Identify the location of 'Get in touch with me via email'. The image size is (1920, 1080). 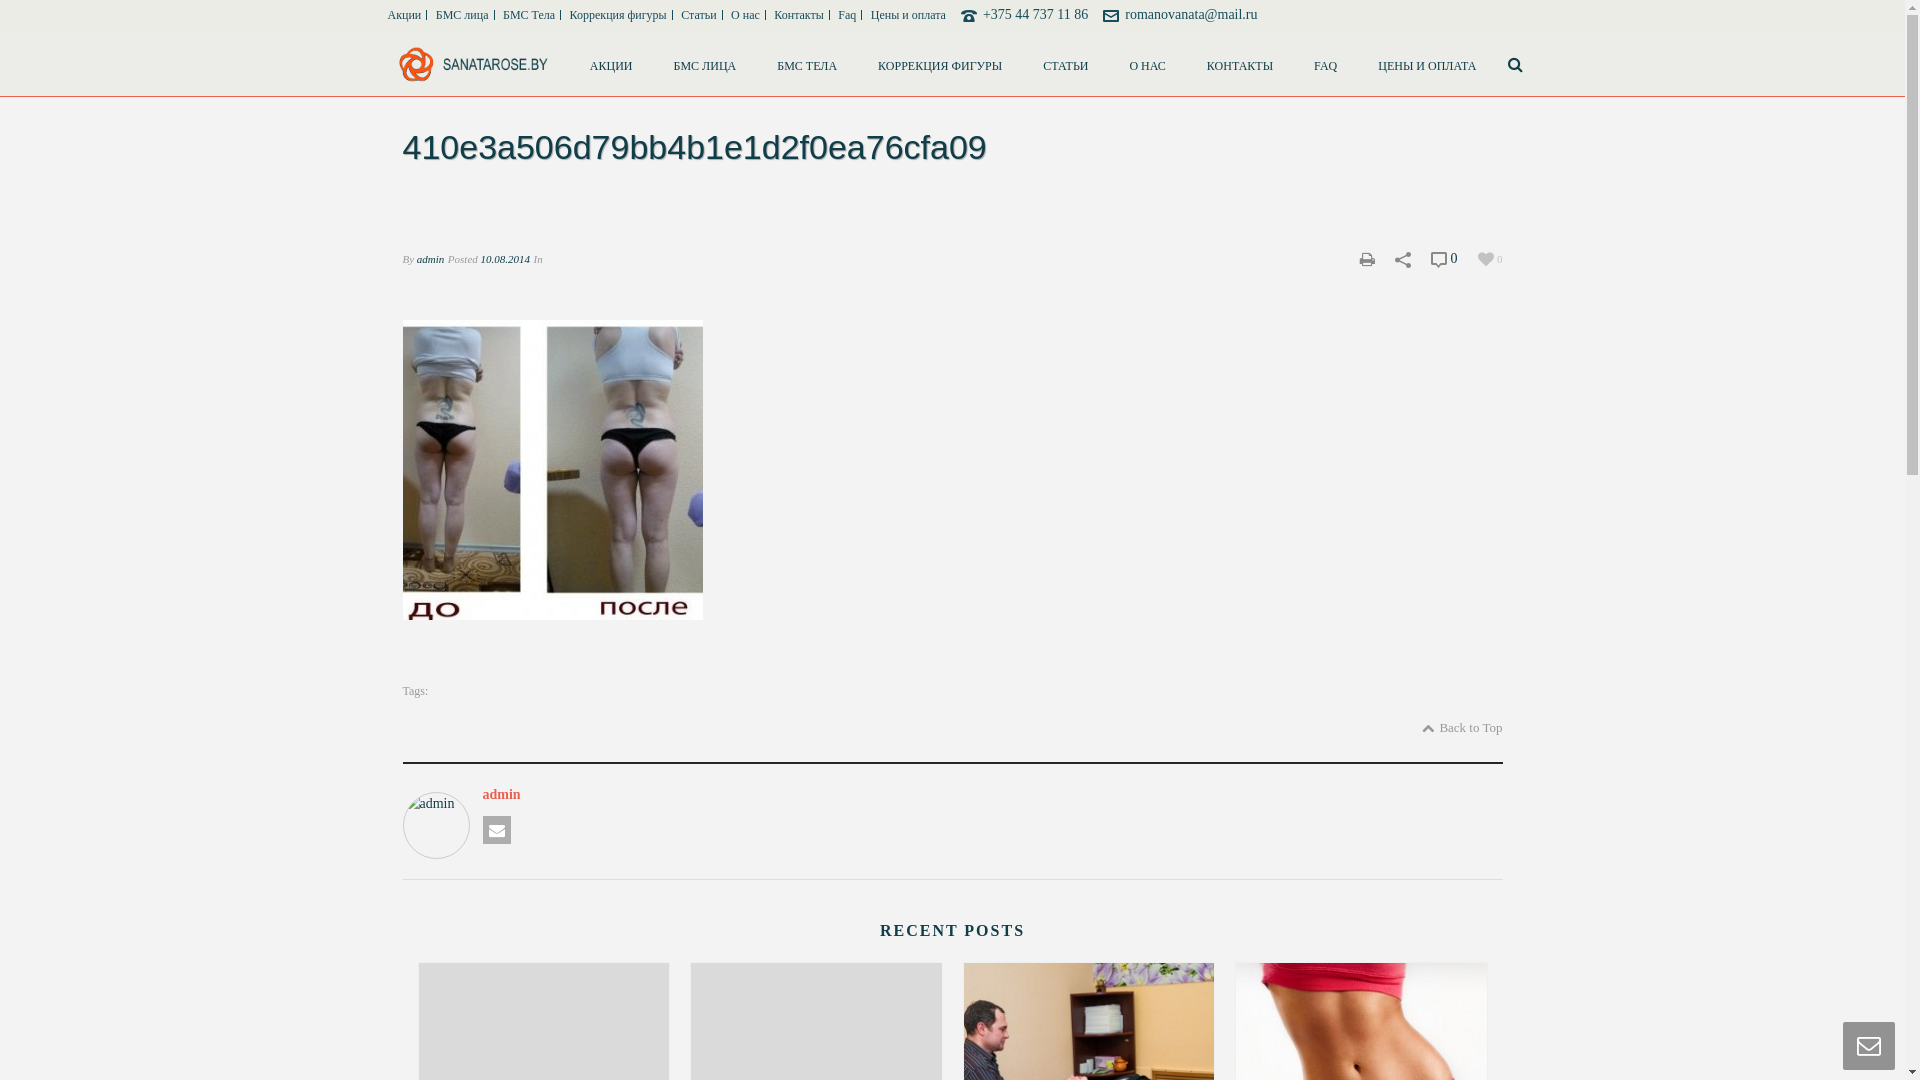
(495, 829).